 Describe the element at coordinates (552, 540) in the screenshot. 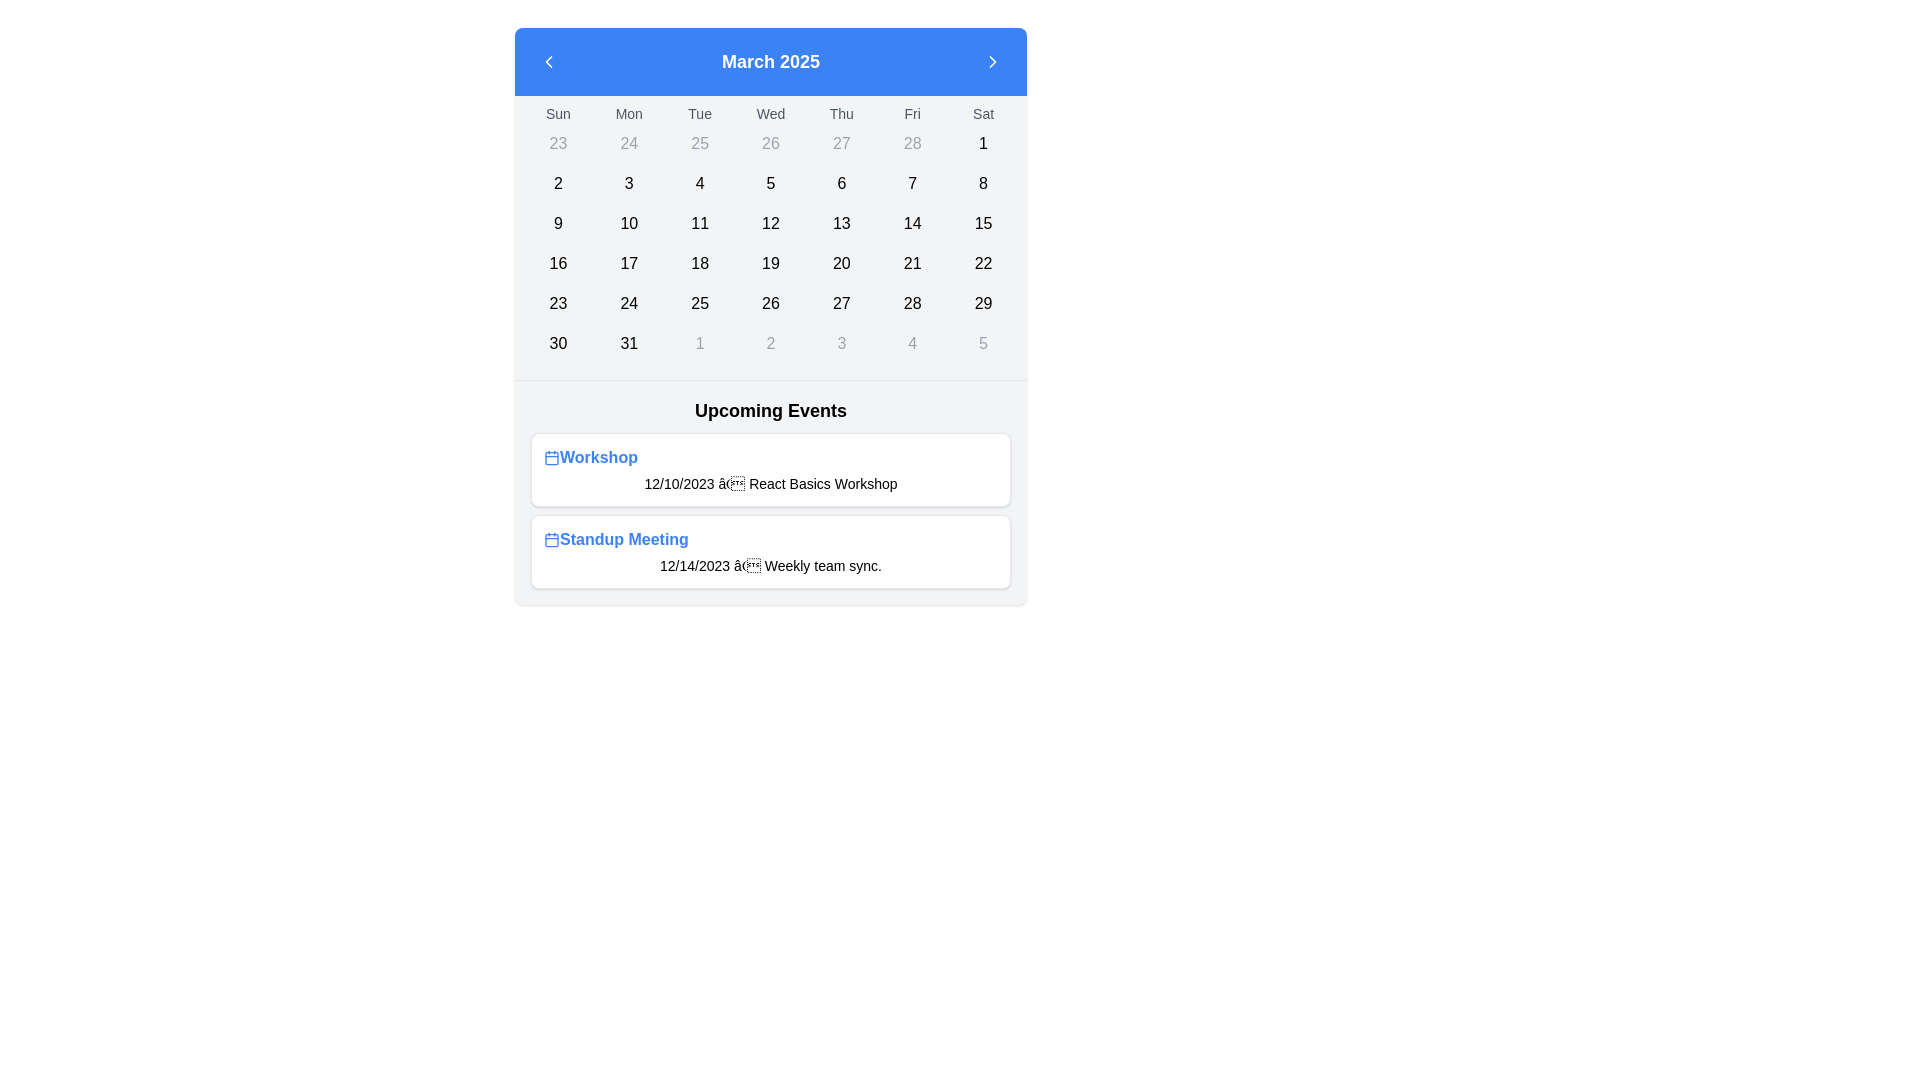

I see `the rounded rectangle element within the calendar icon in the 'Upcoming Events' section, adjacent to the 'Workshop' label` at that location.